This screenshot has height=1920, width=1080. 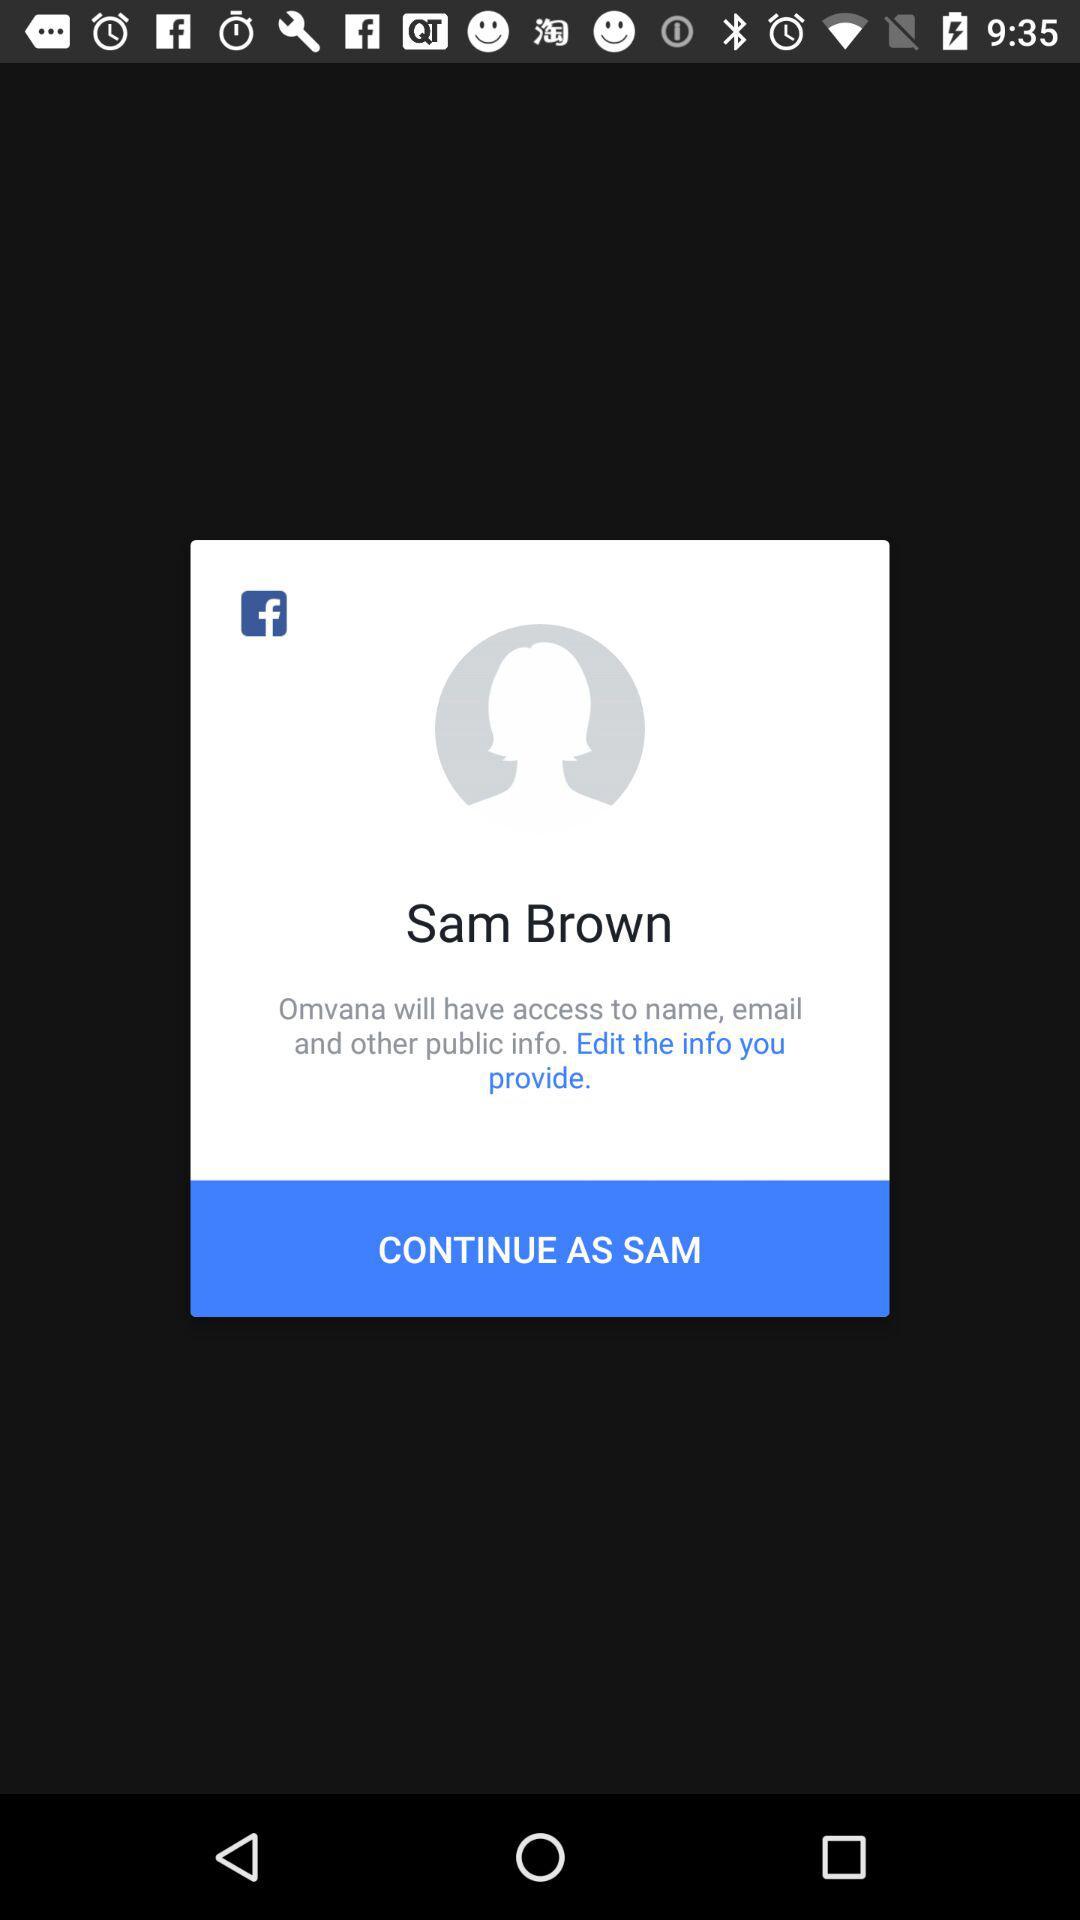 I want to click on omvana will have icon, so click(x=540, y=1041).